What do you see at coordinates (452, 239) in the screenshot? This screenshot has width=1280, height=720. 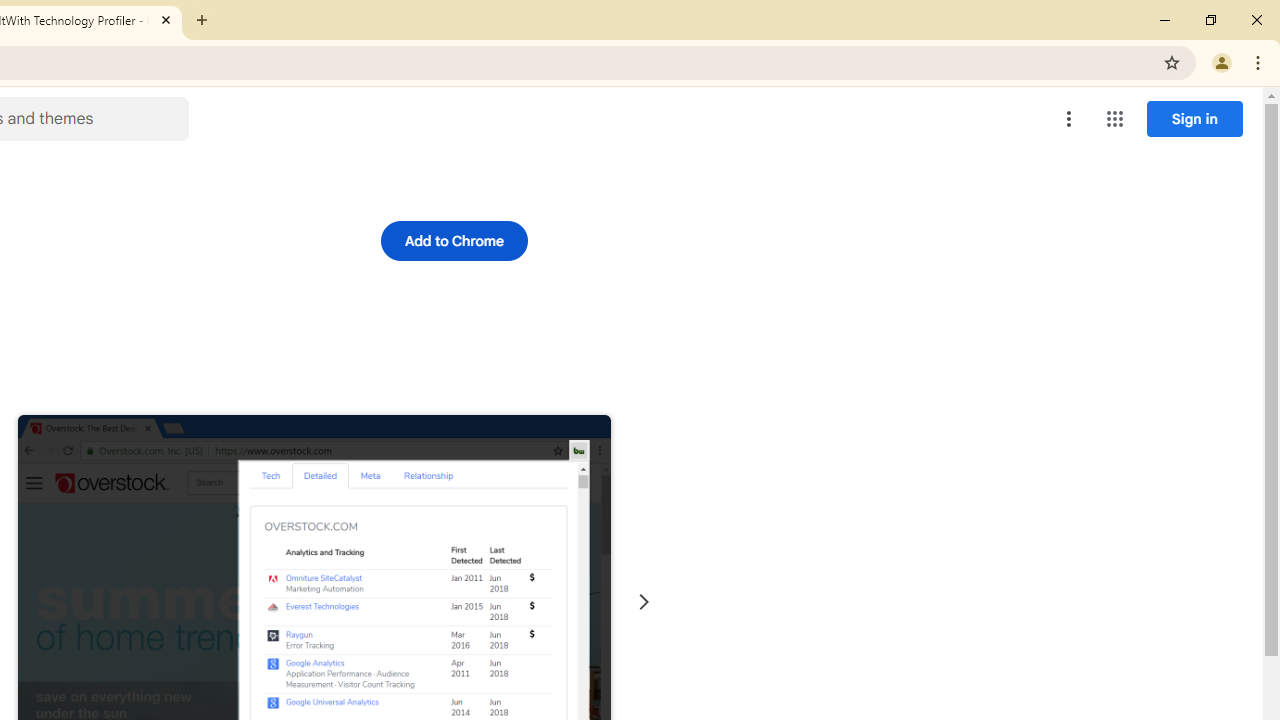 I see `'Add to Chrome'` at bounding box center [452, 239].